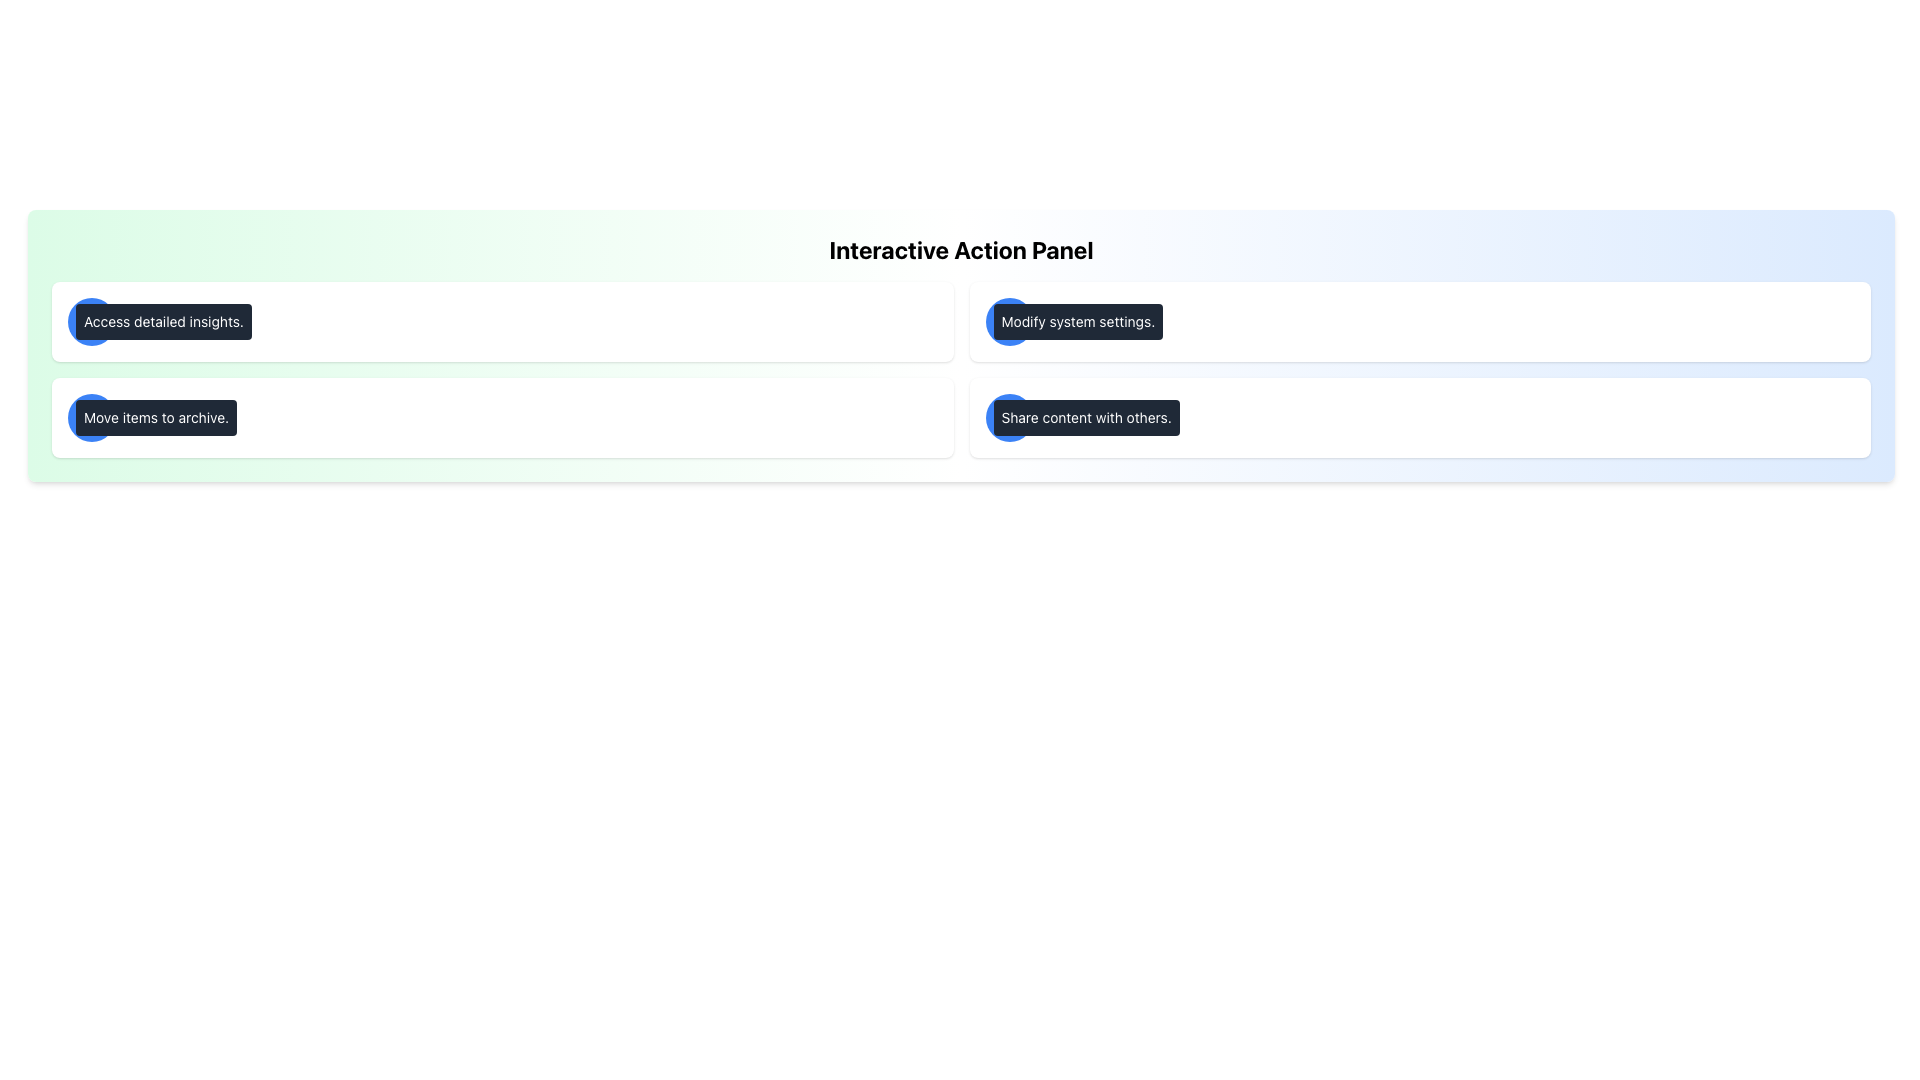  What do you see at coordinates (1090, 320) in the screenshot?
I see `the text label 'Configure' which is displayed in bold gray font within the top-right card of a four-card layout, adjacent to a blue gear icon and descriptive text` at bounding box center [1090, 320].